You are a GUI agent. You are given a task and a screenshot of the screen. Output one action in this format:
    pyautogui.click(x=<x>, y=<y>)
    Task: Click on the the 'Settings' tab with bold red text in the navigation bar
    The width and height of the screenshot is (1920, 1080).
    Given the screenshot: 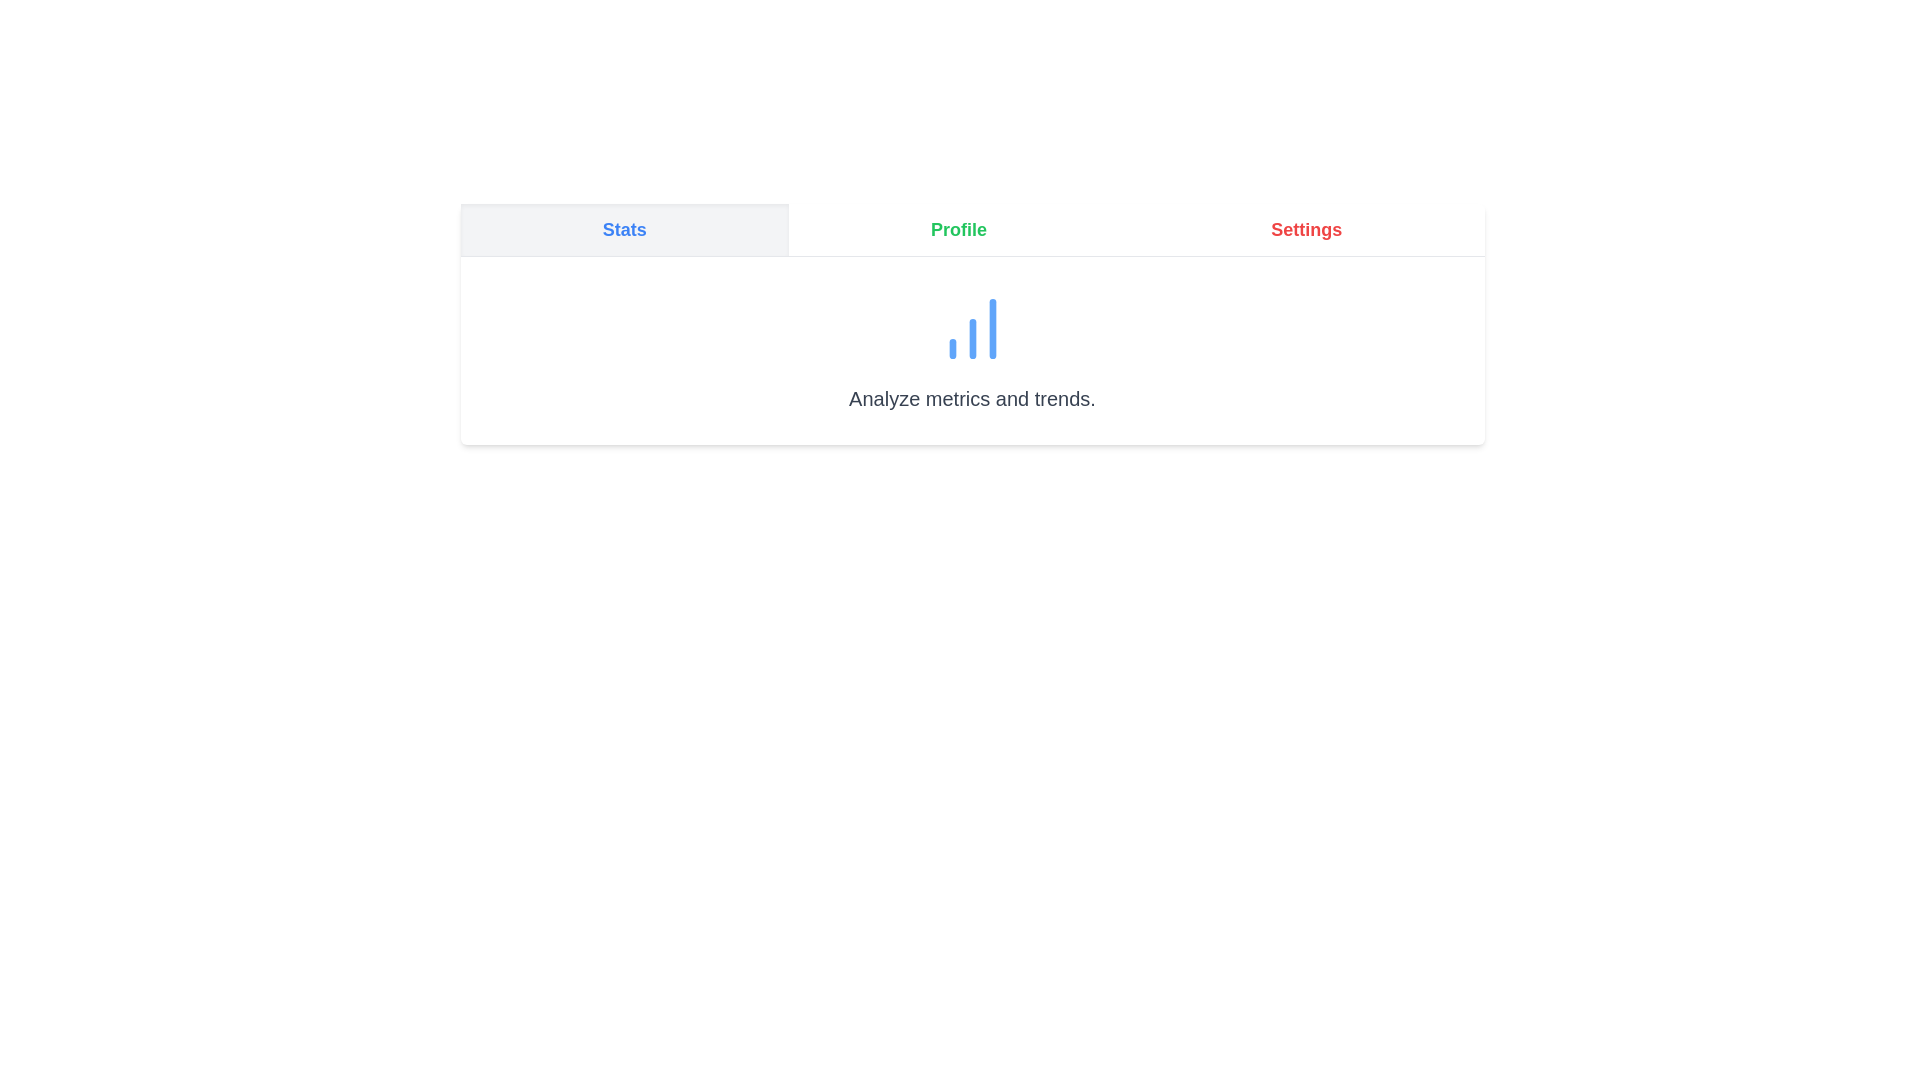 What is the action you would take?
    pyautogui.click(x=1306, y=229)
    